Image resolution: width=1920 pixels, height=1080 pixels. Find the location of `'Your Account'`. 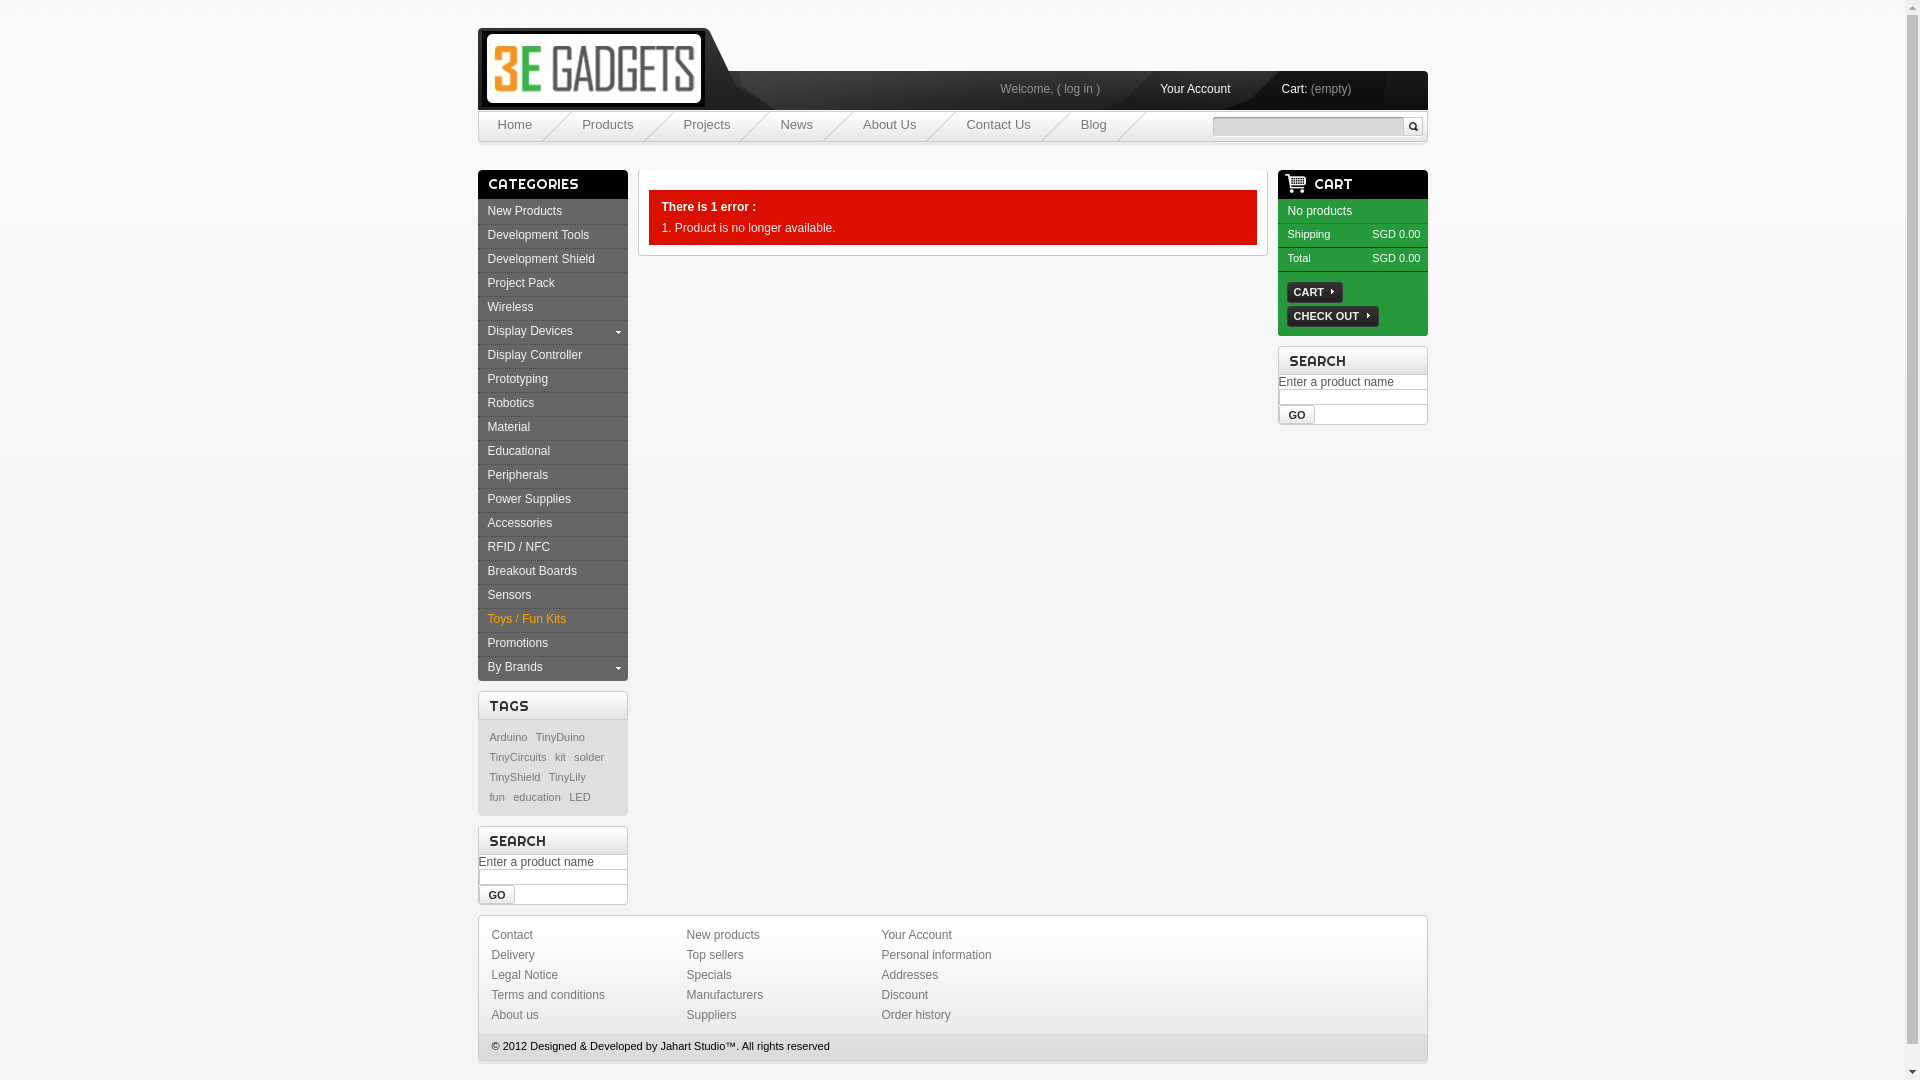

'Your Account' is located at coordinates (1195, 87).